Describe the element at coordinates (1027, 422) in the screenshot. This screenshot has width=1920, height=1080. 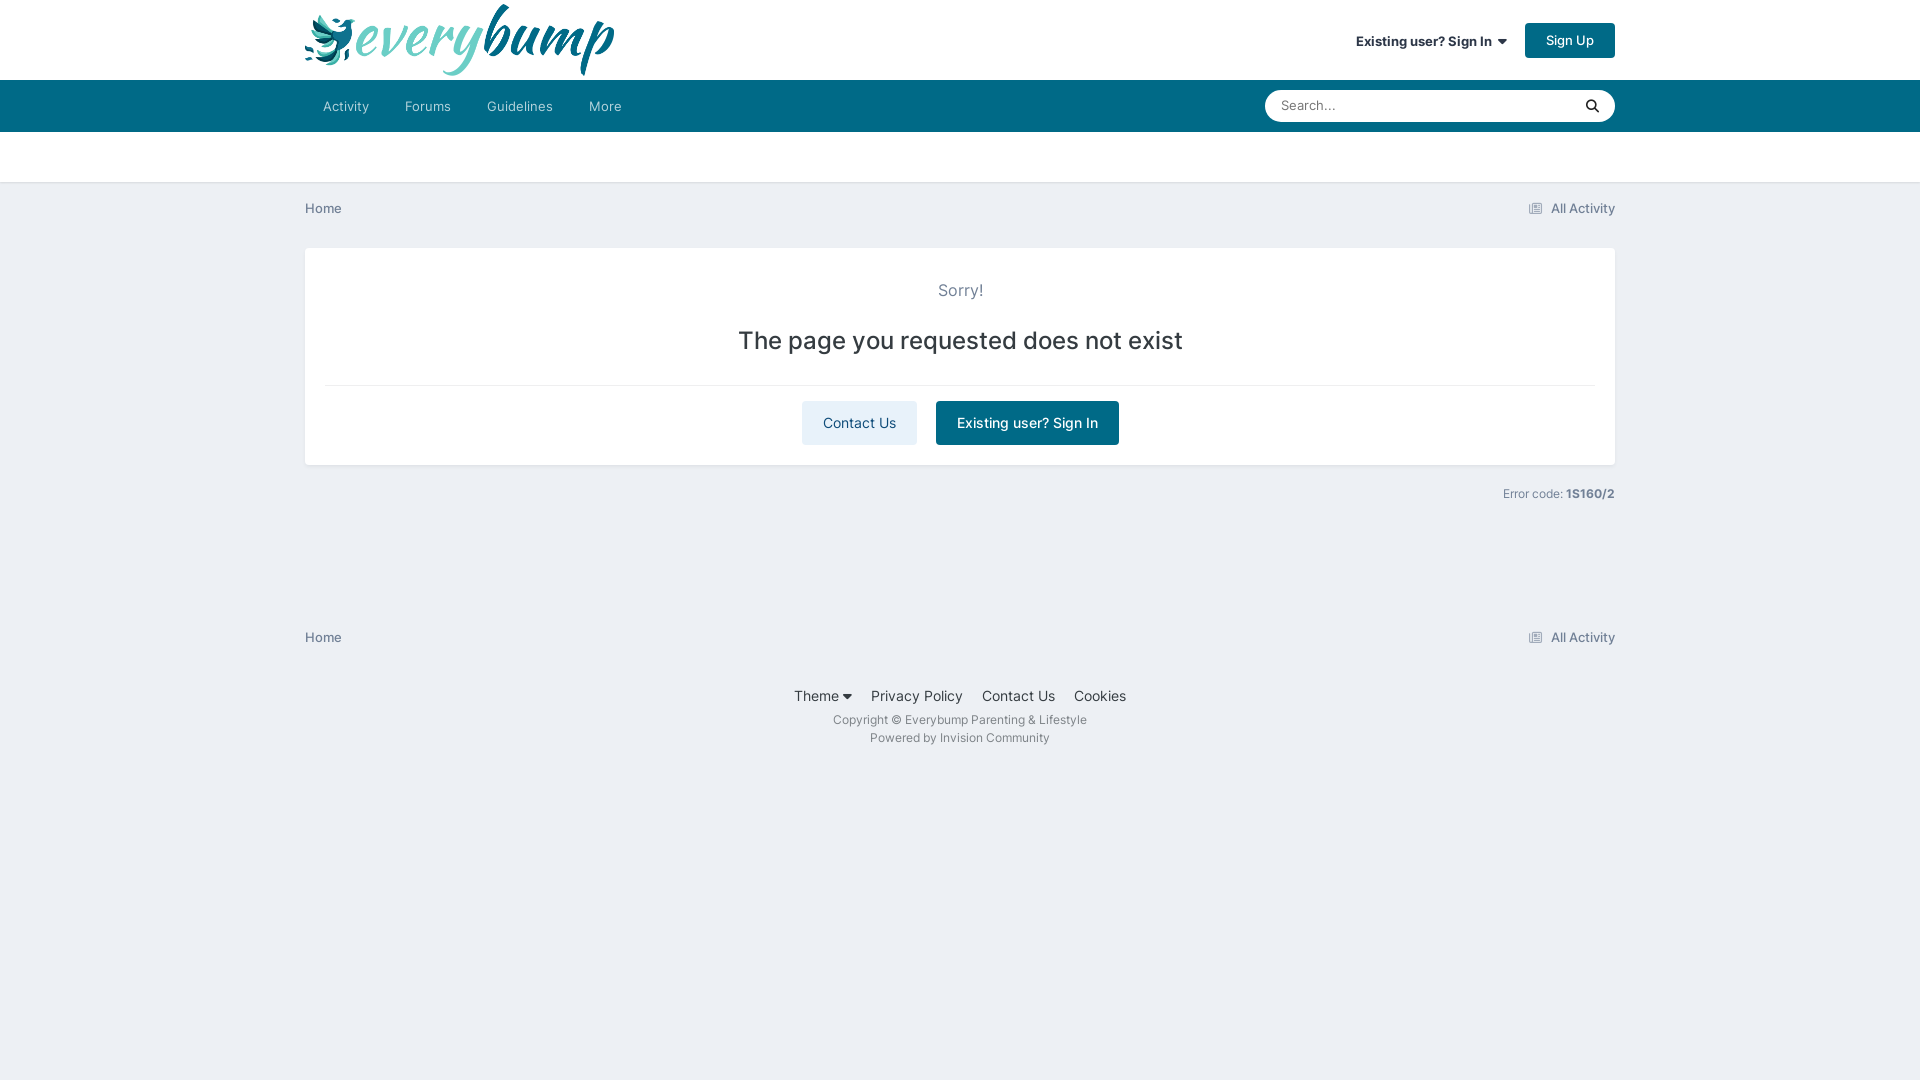
I see `'Existing user? Sign In'` at that location.